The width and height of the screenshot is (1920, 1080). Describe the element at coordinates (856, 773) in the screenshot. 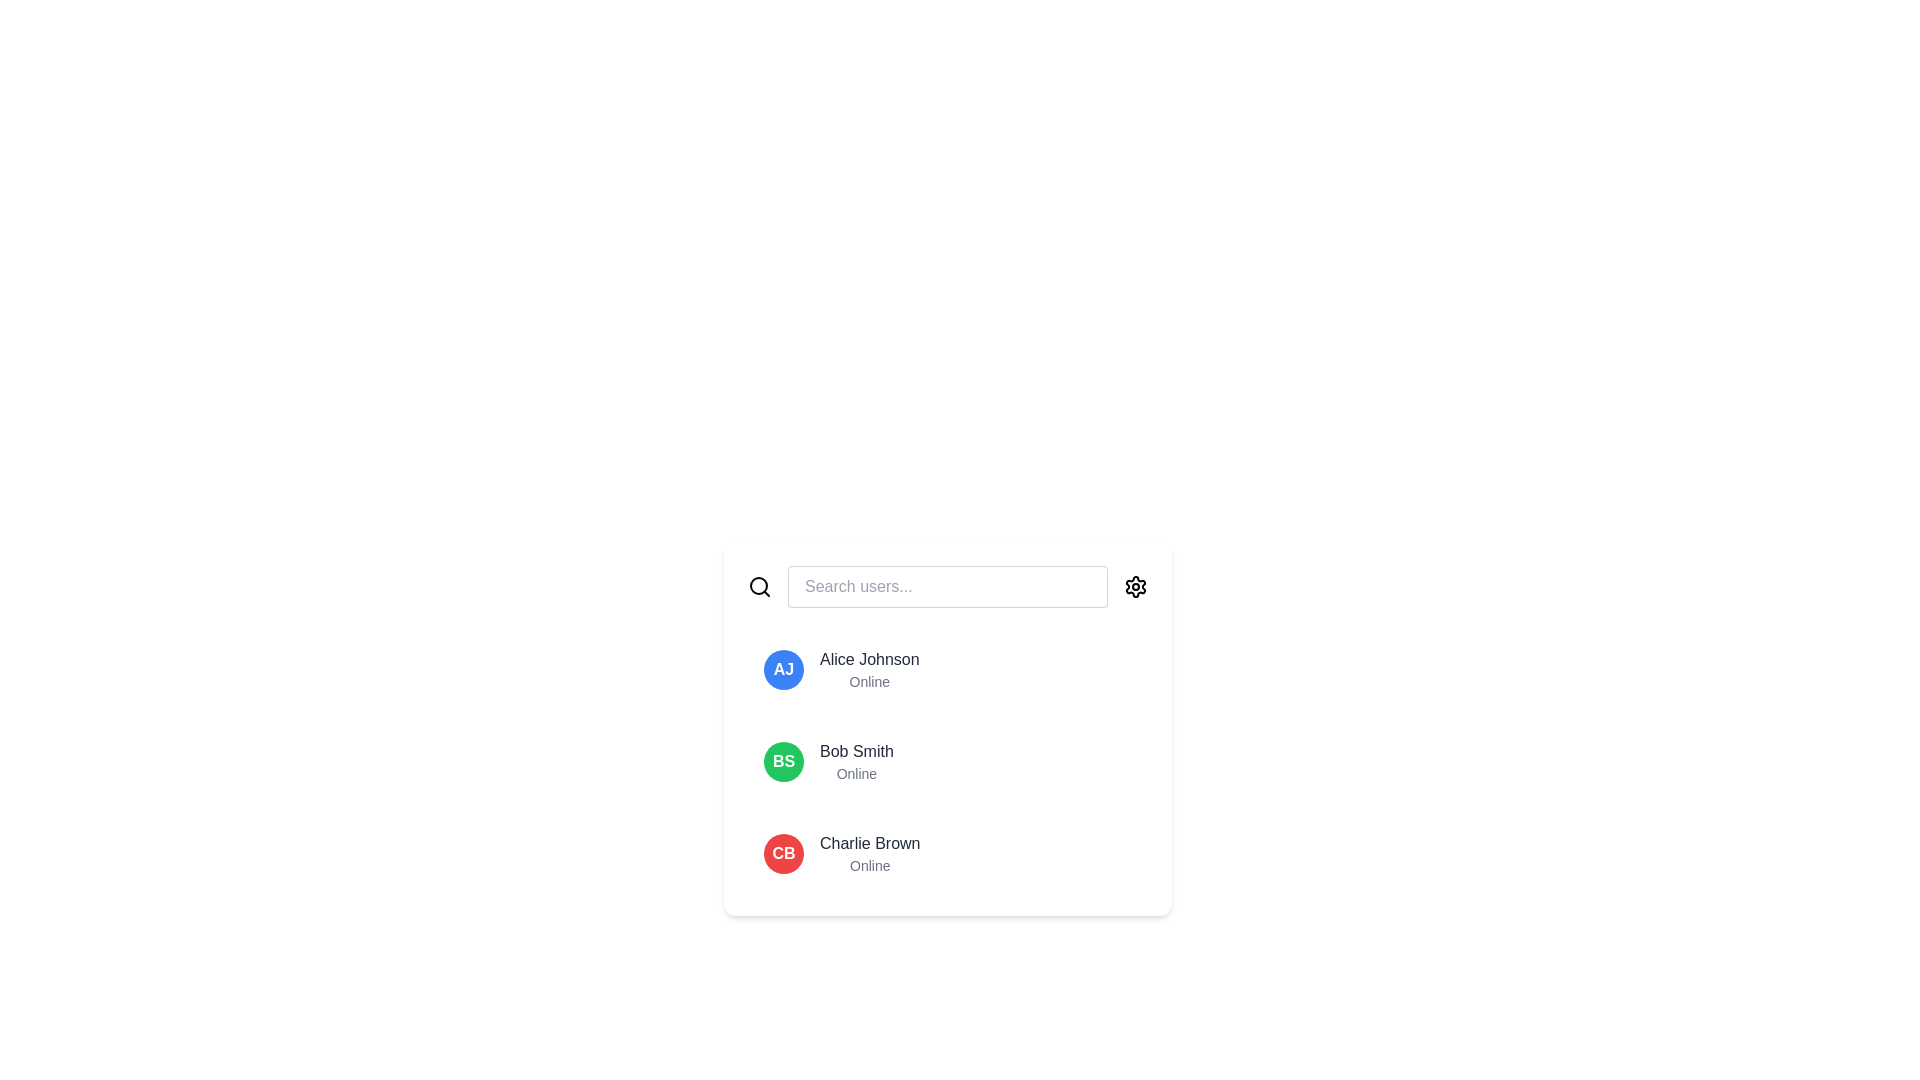

I see `the non-interactive text label indicating the online status of user 'Bob Smith', located below the user's name in the user card` at that location.